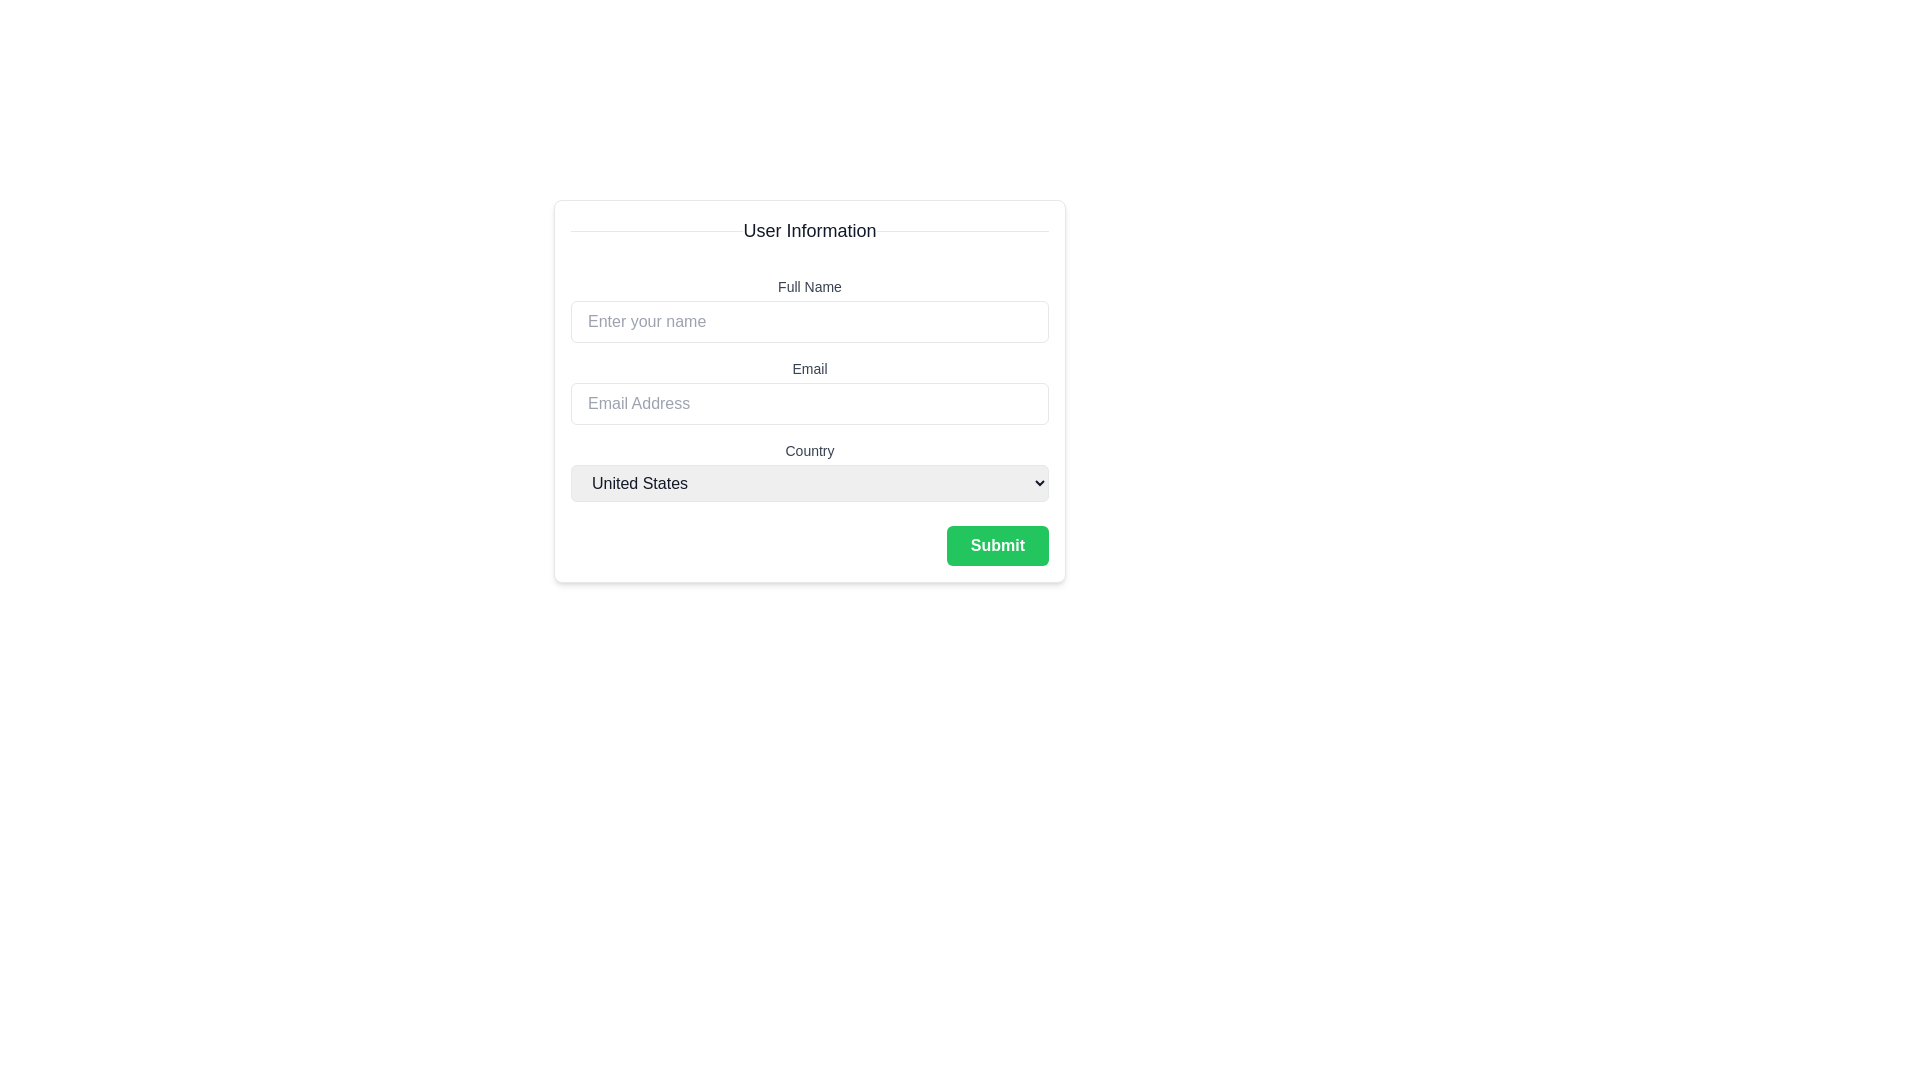  Describe the element at coordinates (810, 286) in the screenshot. I see `the Text Label that indicates the purpose of the adjacent text input field for entering the user's full name, located at the top-left portion of the form layout` at that location.